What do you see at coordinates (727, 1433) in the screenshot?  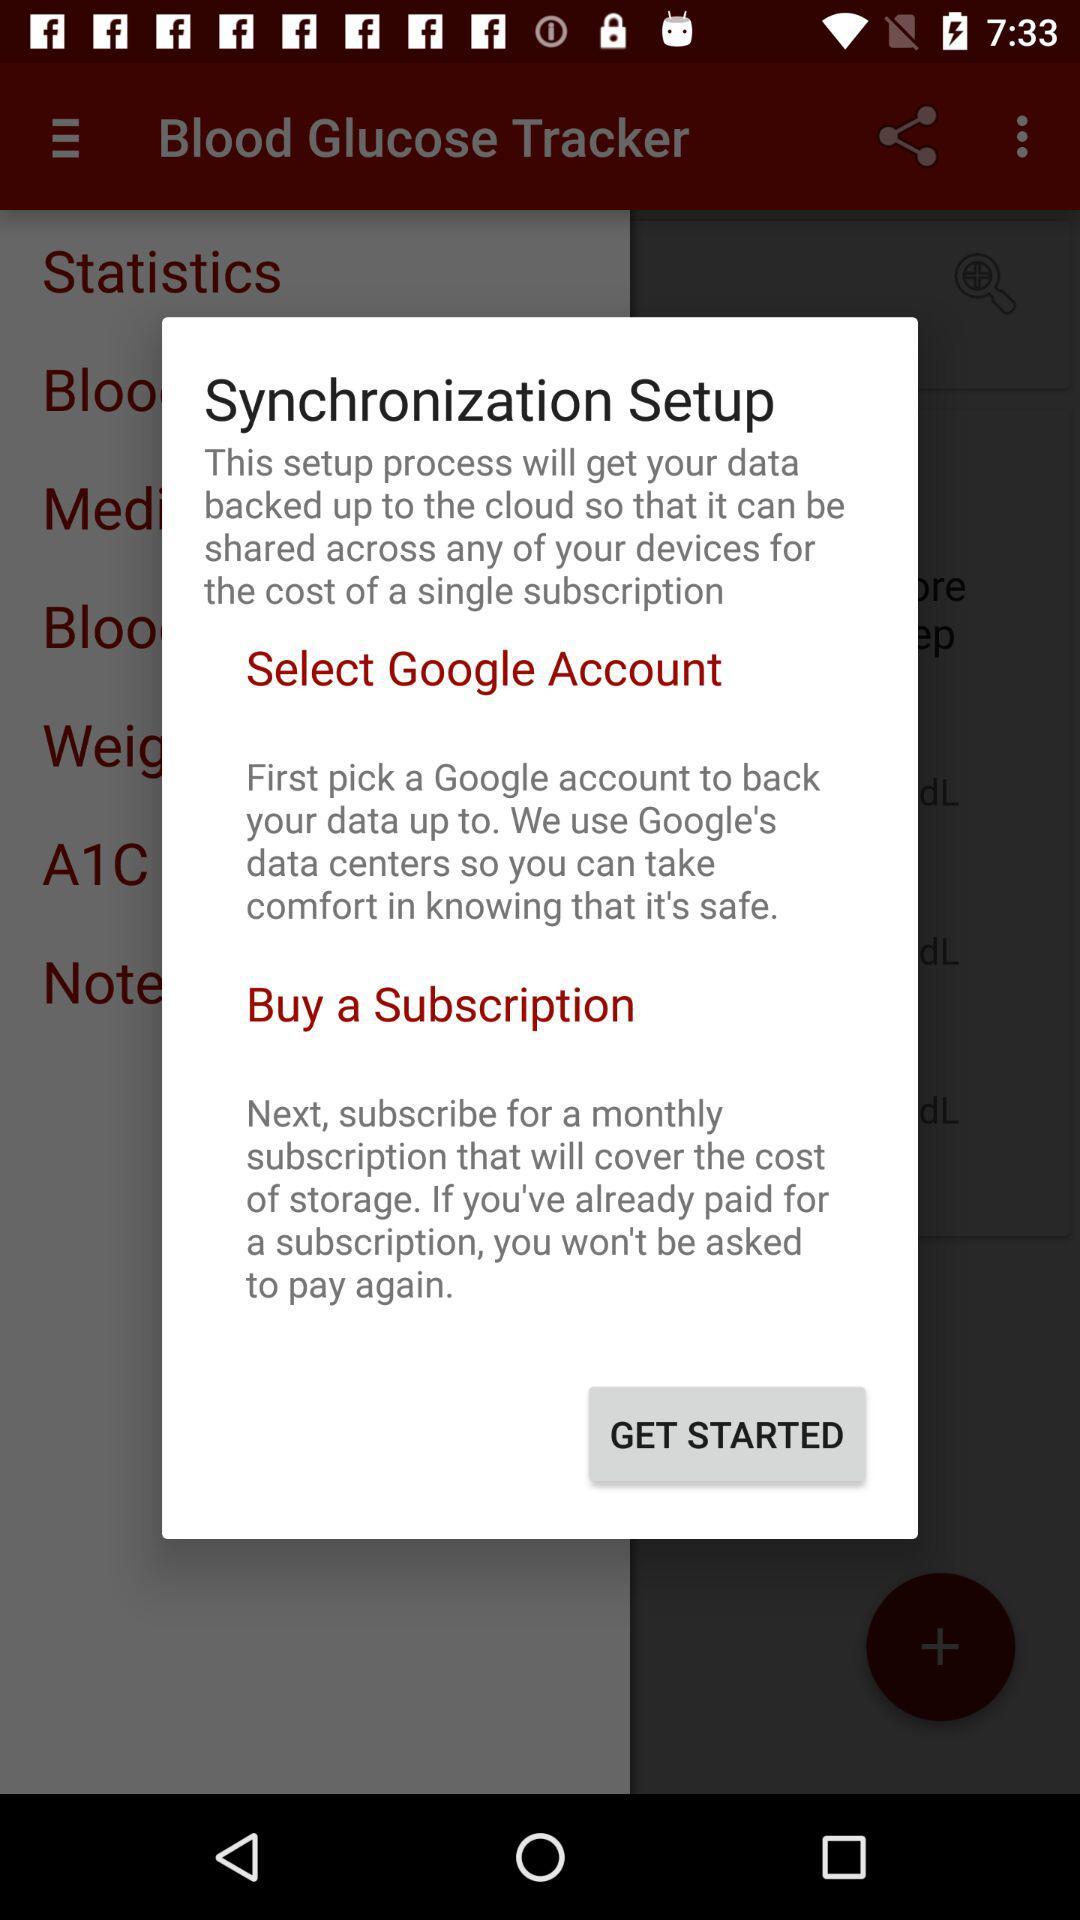 I see `the icon at the bottom right corner` at bounding box center [727, 1433].